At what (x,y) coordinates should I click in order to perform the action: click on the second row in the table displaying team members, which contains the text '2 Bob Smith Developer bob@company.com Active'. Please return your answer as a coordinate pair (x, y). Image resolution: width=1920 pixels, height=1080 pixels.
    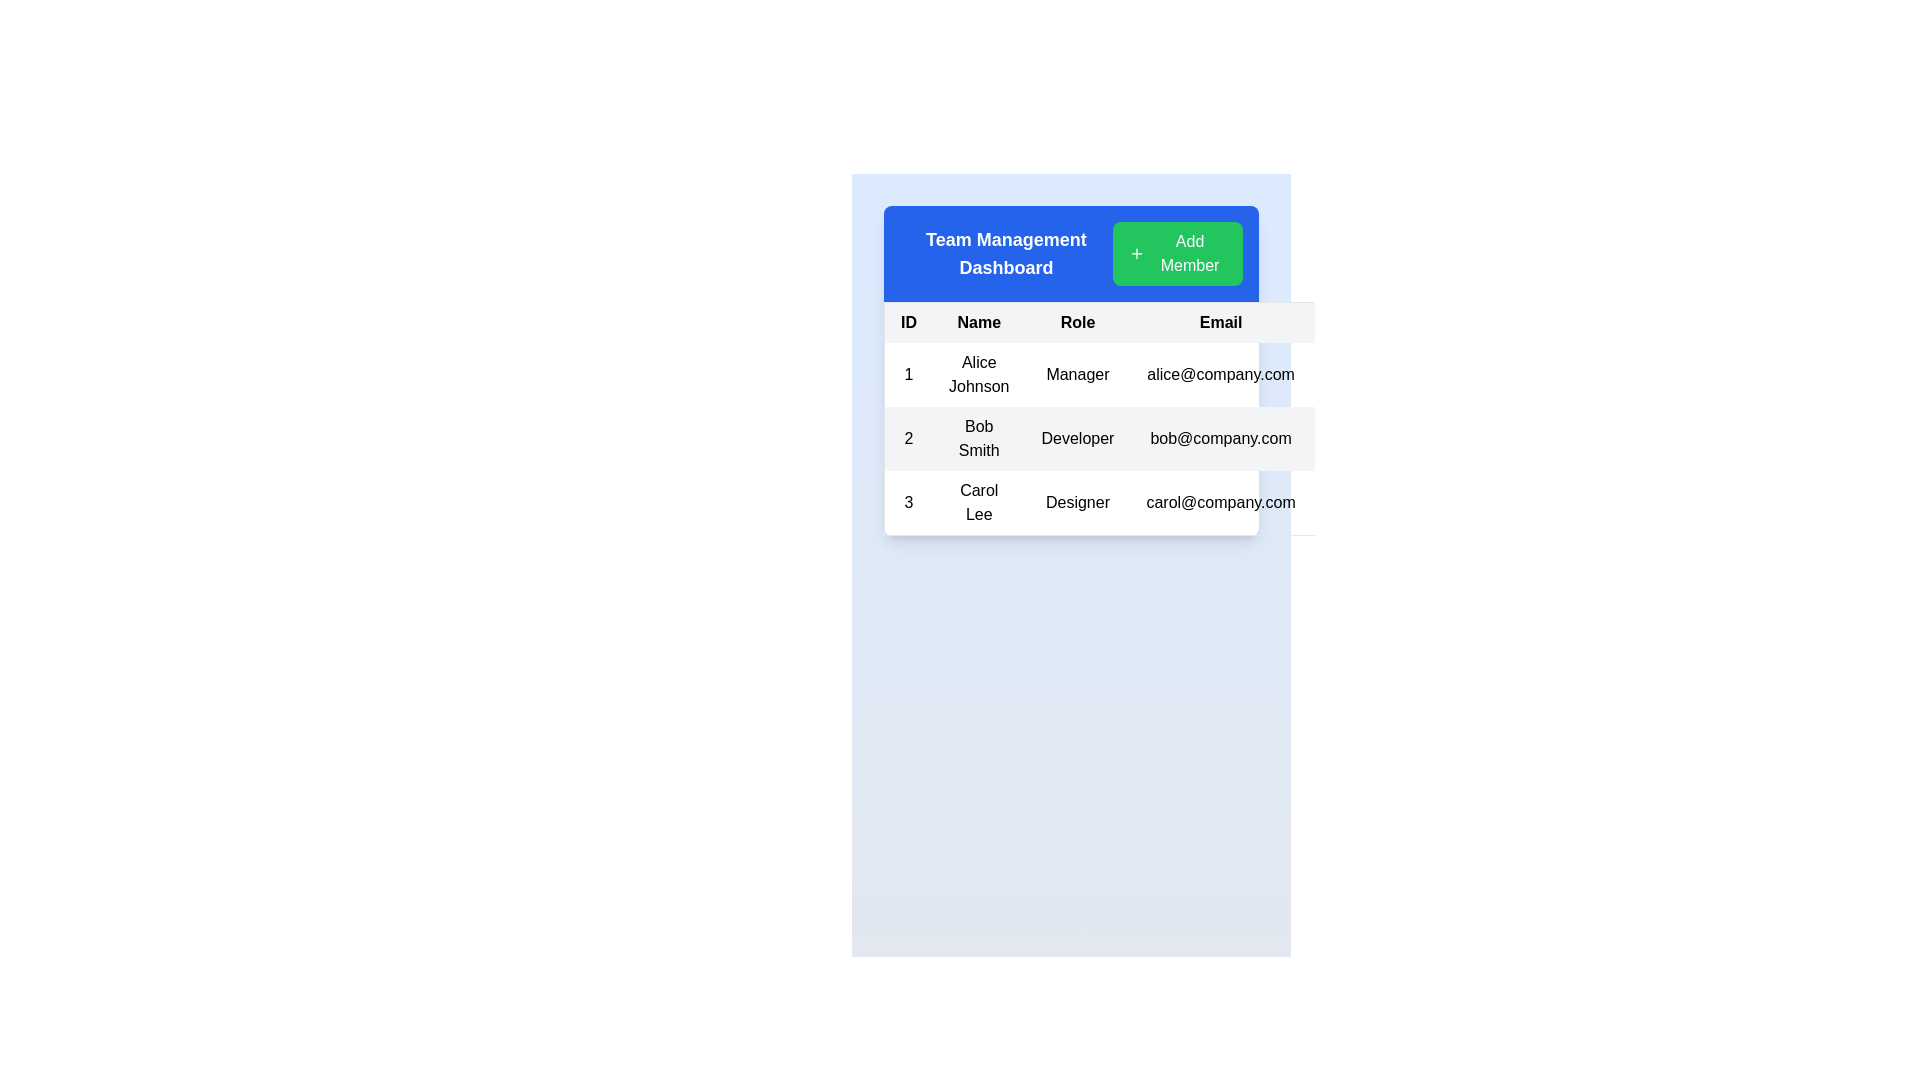
    Looking at the image, I should click on (1192, 438).